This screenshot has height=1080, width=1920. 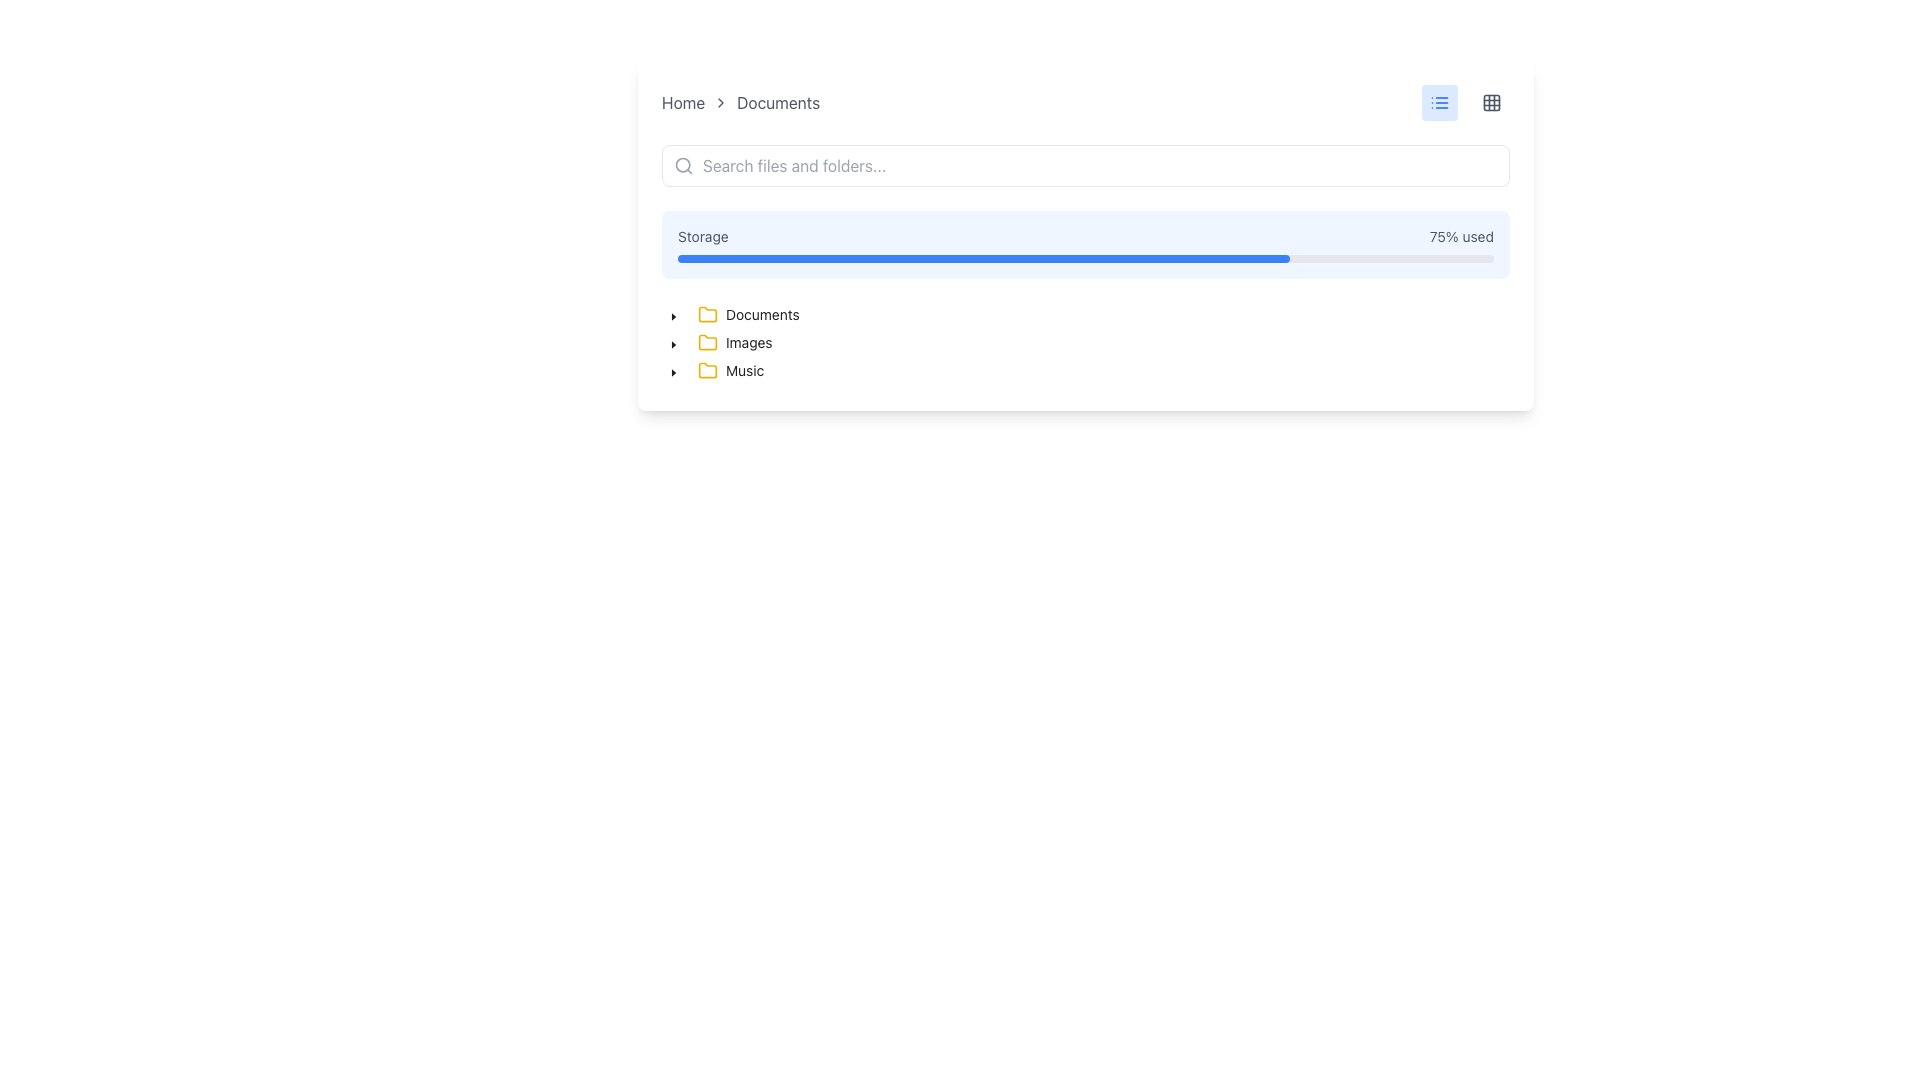 I want to click on the 'Images' folder name in the directory tree view, so click(x=734, y=342).